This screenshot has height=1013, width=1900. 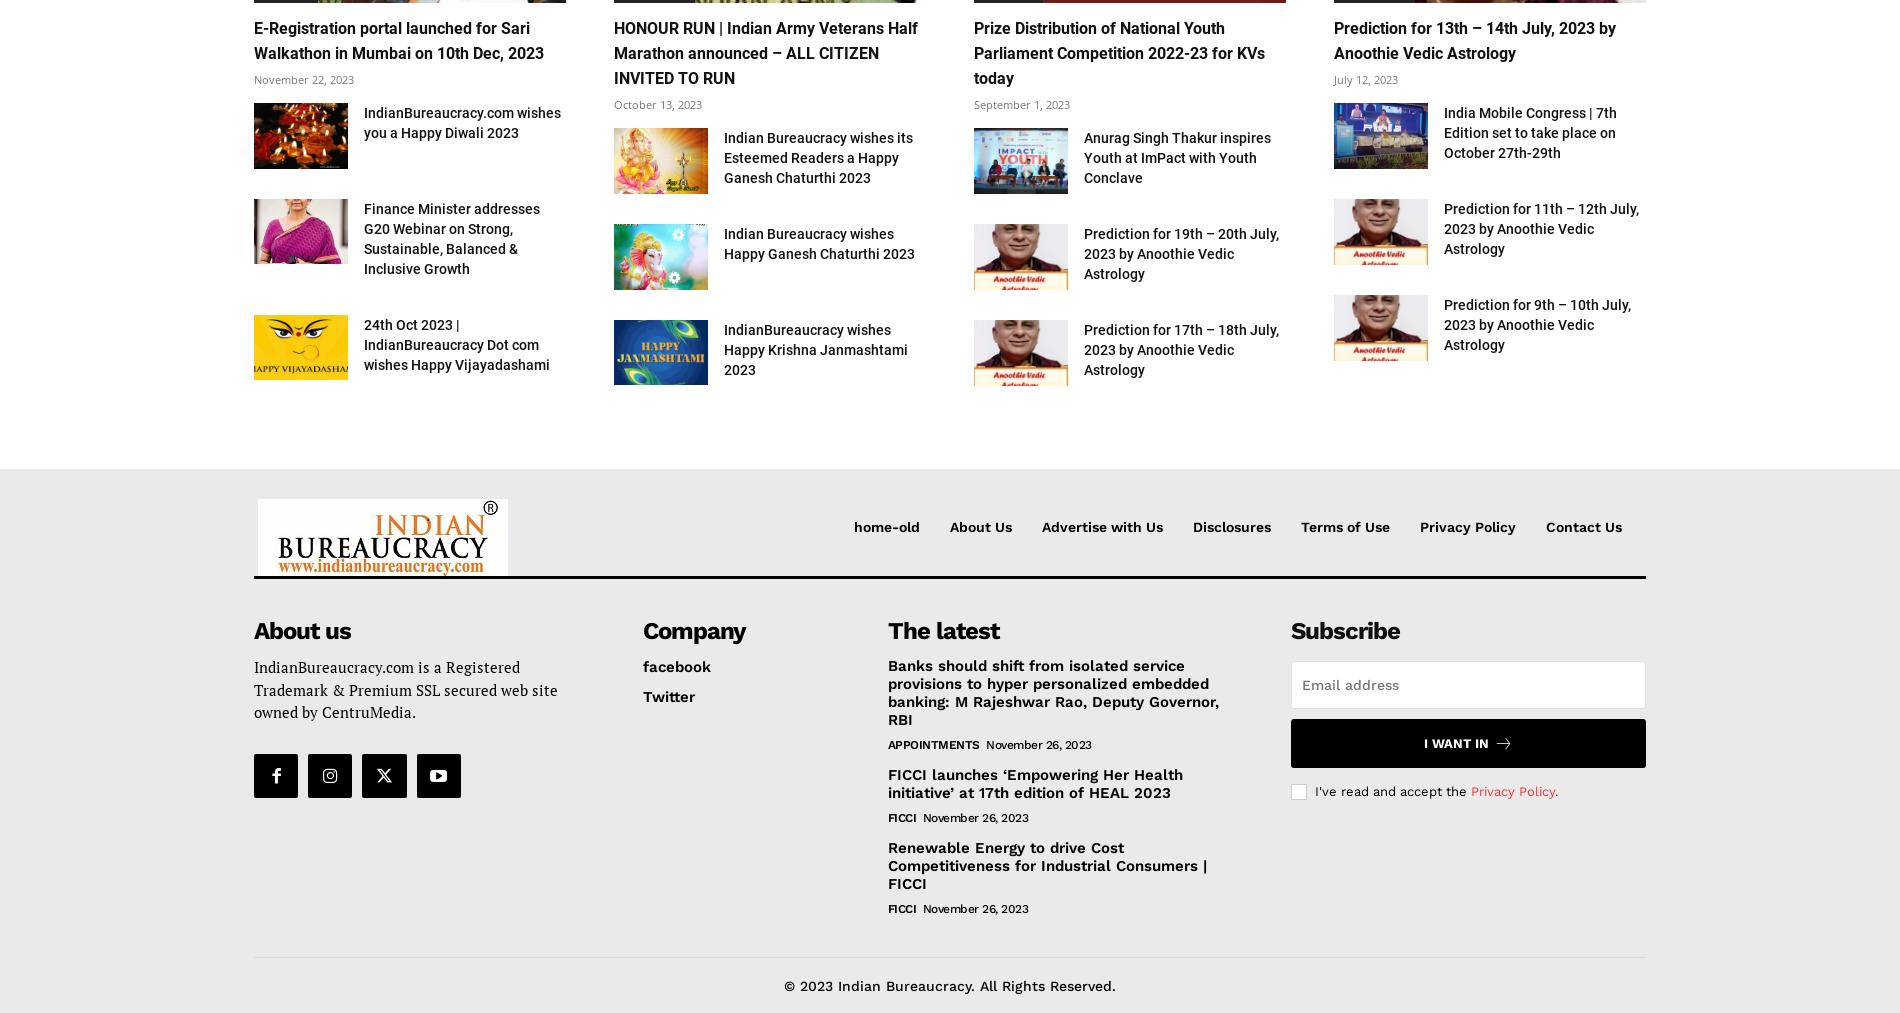 What do you see at coordinates (301, 629) in the screenshot?
I see `'About us'` at bounding box center [301, 629].